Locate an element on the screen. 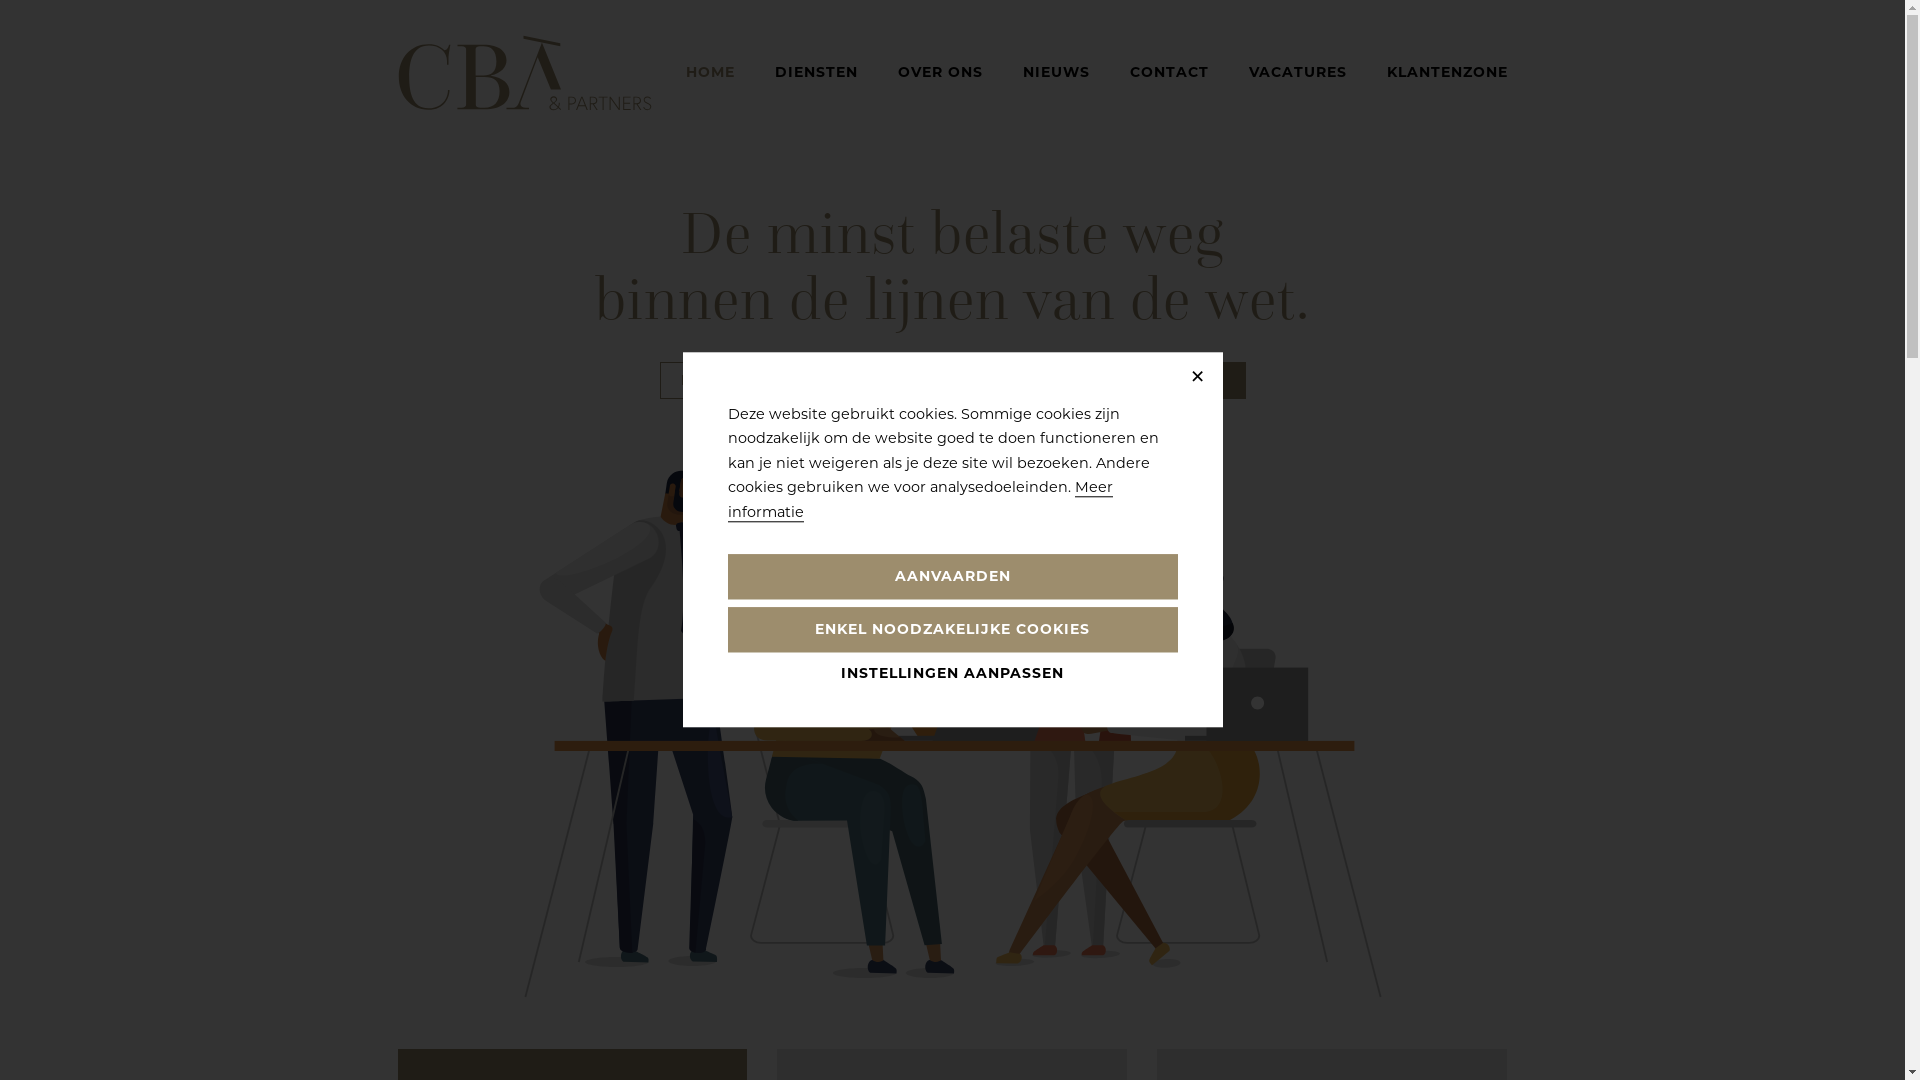 The width and height of the screenshot is (1920, 1080). 'Meer informatie' is located at coordinates (919, 499).